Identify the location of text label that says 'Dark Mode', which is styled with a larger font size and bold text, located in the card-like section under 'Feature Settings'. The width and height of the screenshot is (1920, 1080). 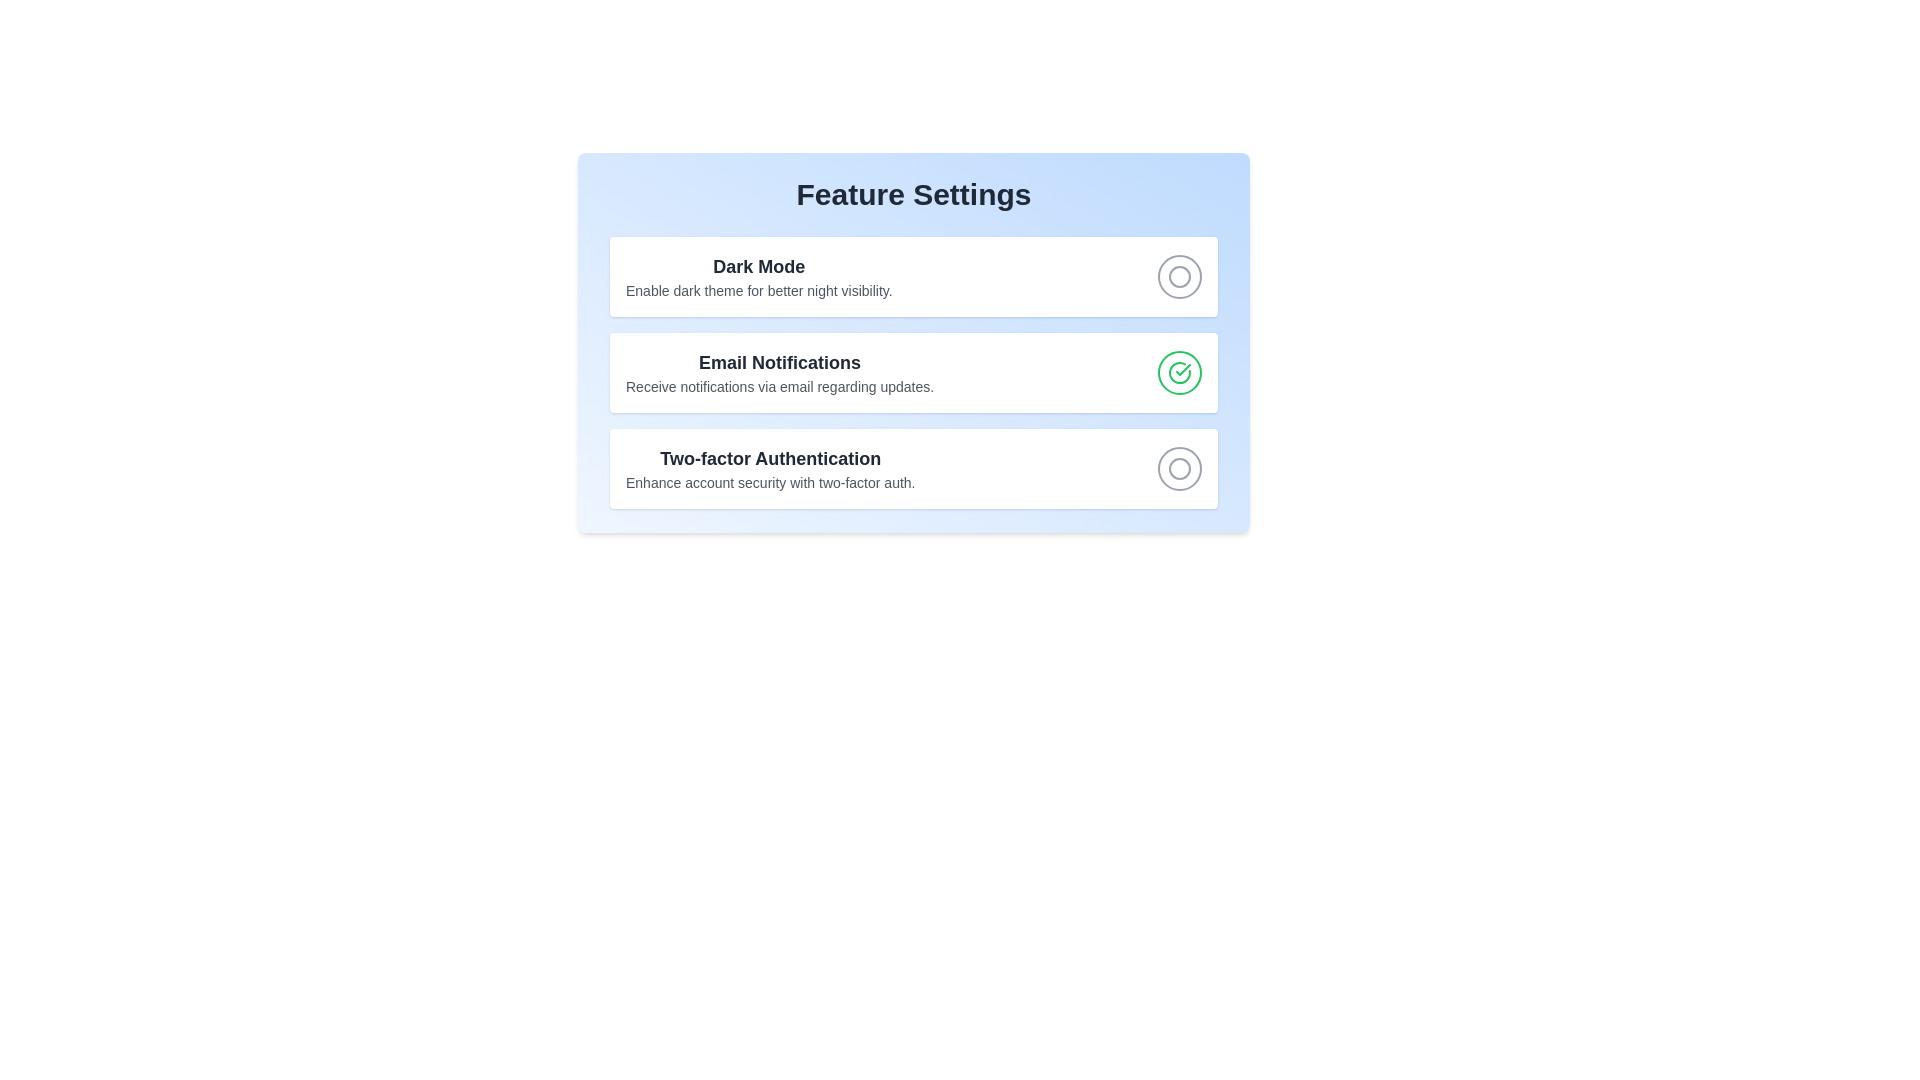
(758, 265).